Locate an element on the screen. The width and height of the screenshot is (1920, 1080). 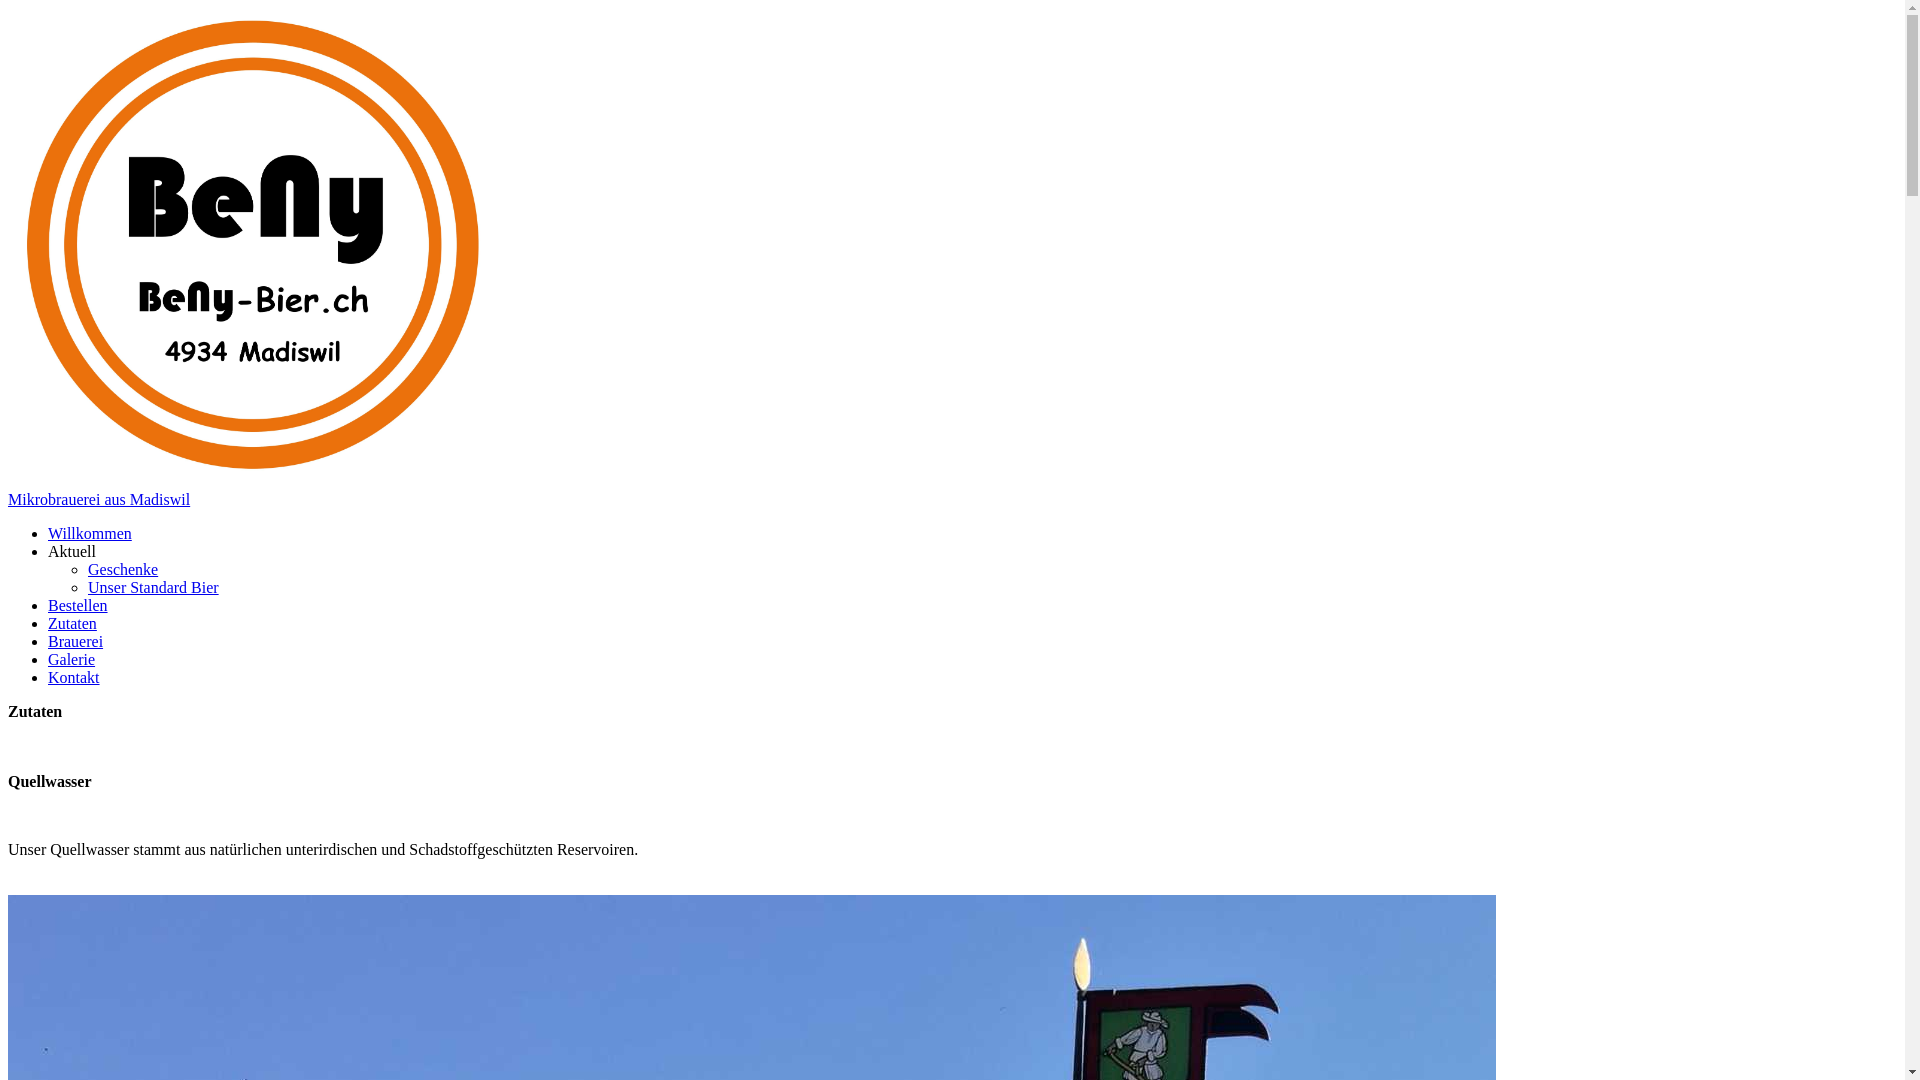
'Willkommen' is located at coordinates (48, 531).